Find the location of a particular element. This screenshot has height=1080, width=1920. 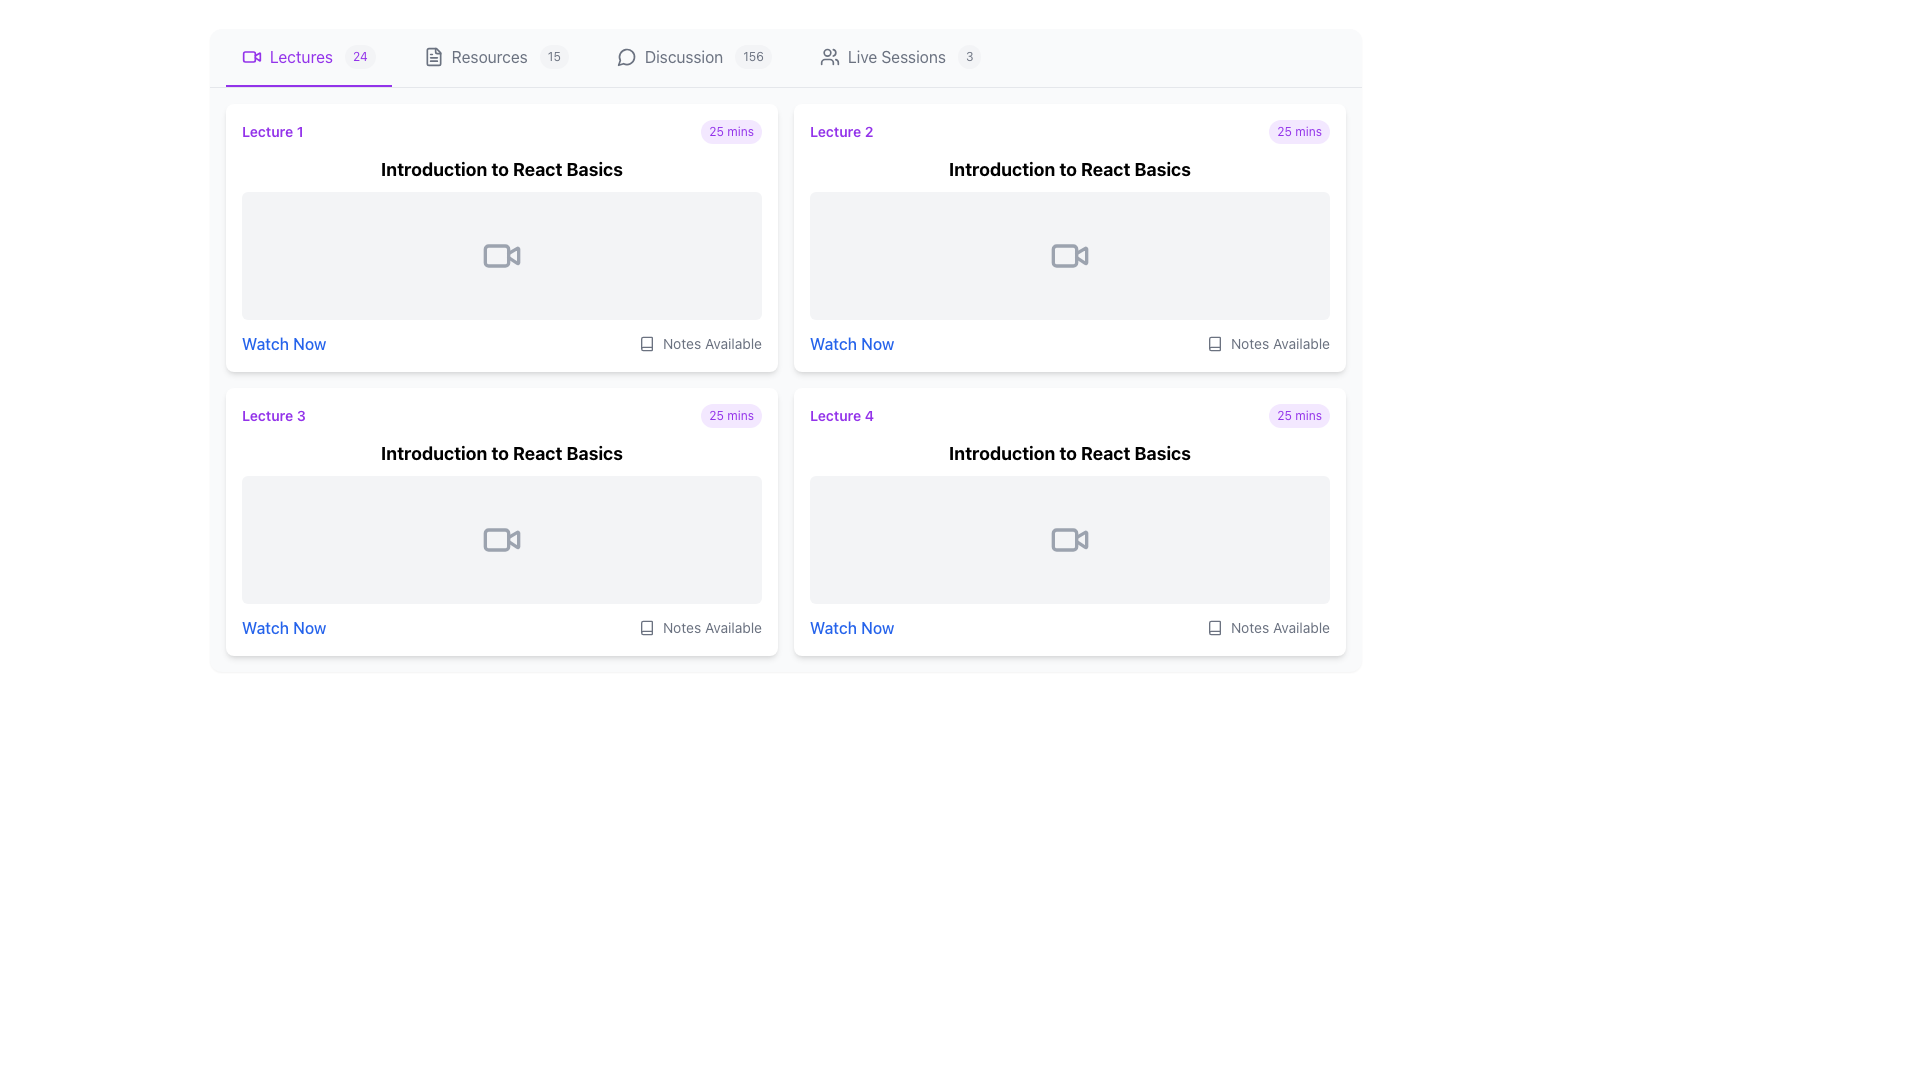

the small document icon with a gray outline and three horizontal lines, located in the navigation bar next to the text label 'Resources' is located at coordinates (432, 56).